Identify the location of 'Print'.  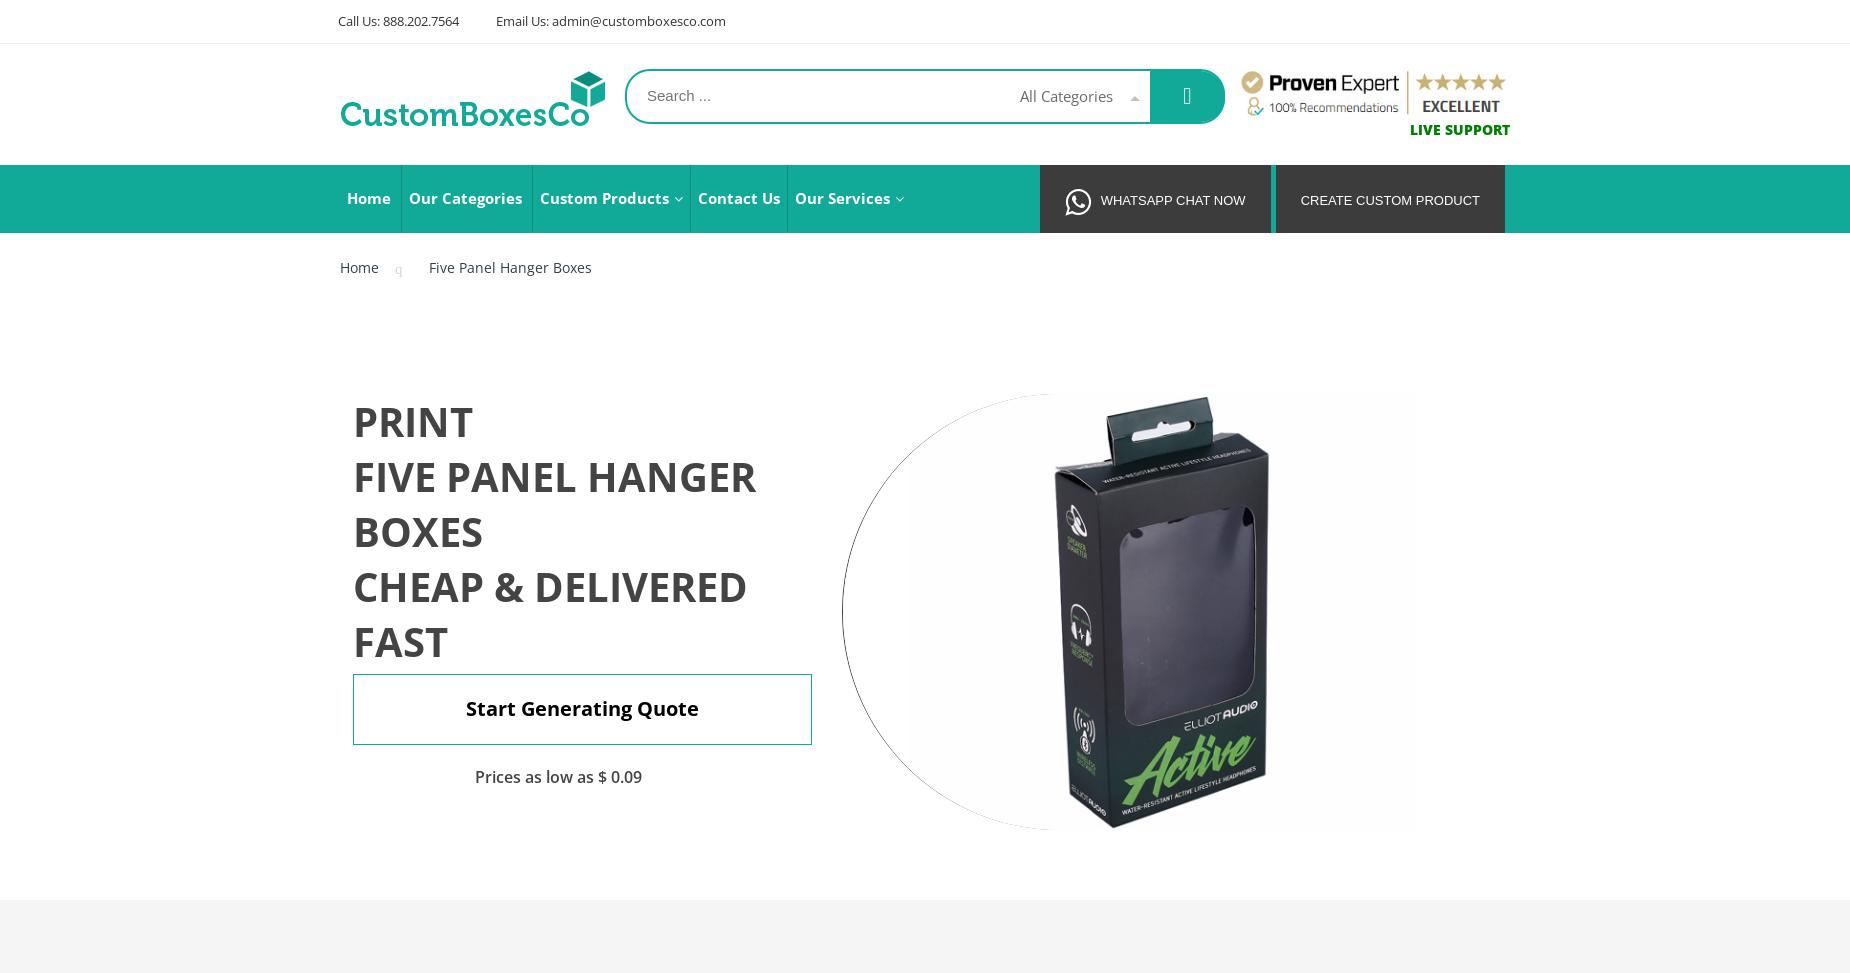
(411, 421).